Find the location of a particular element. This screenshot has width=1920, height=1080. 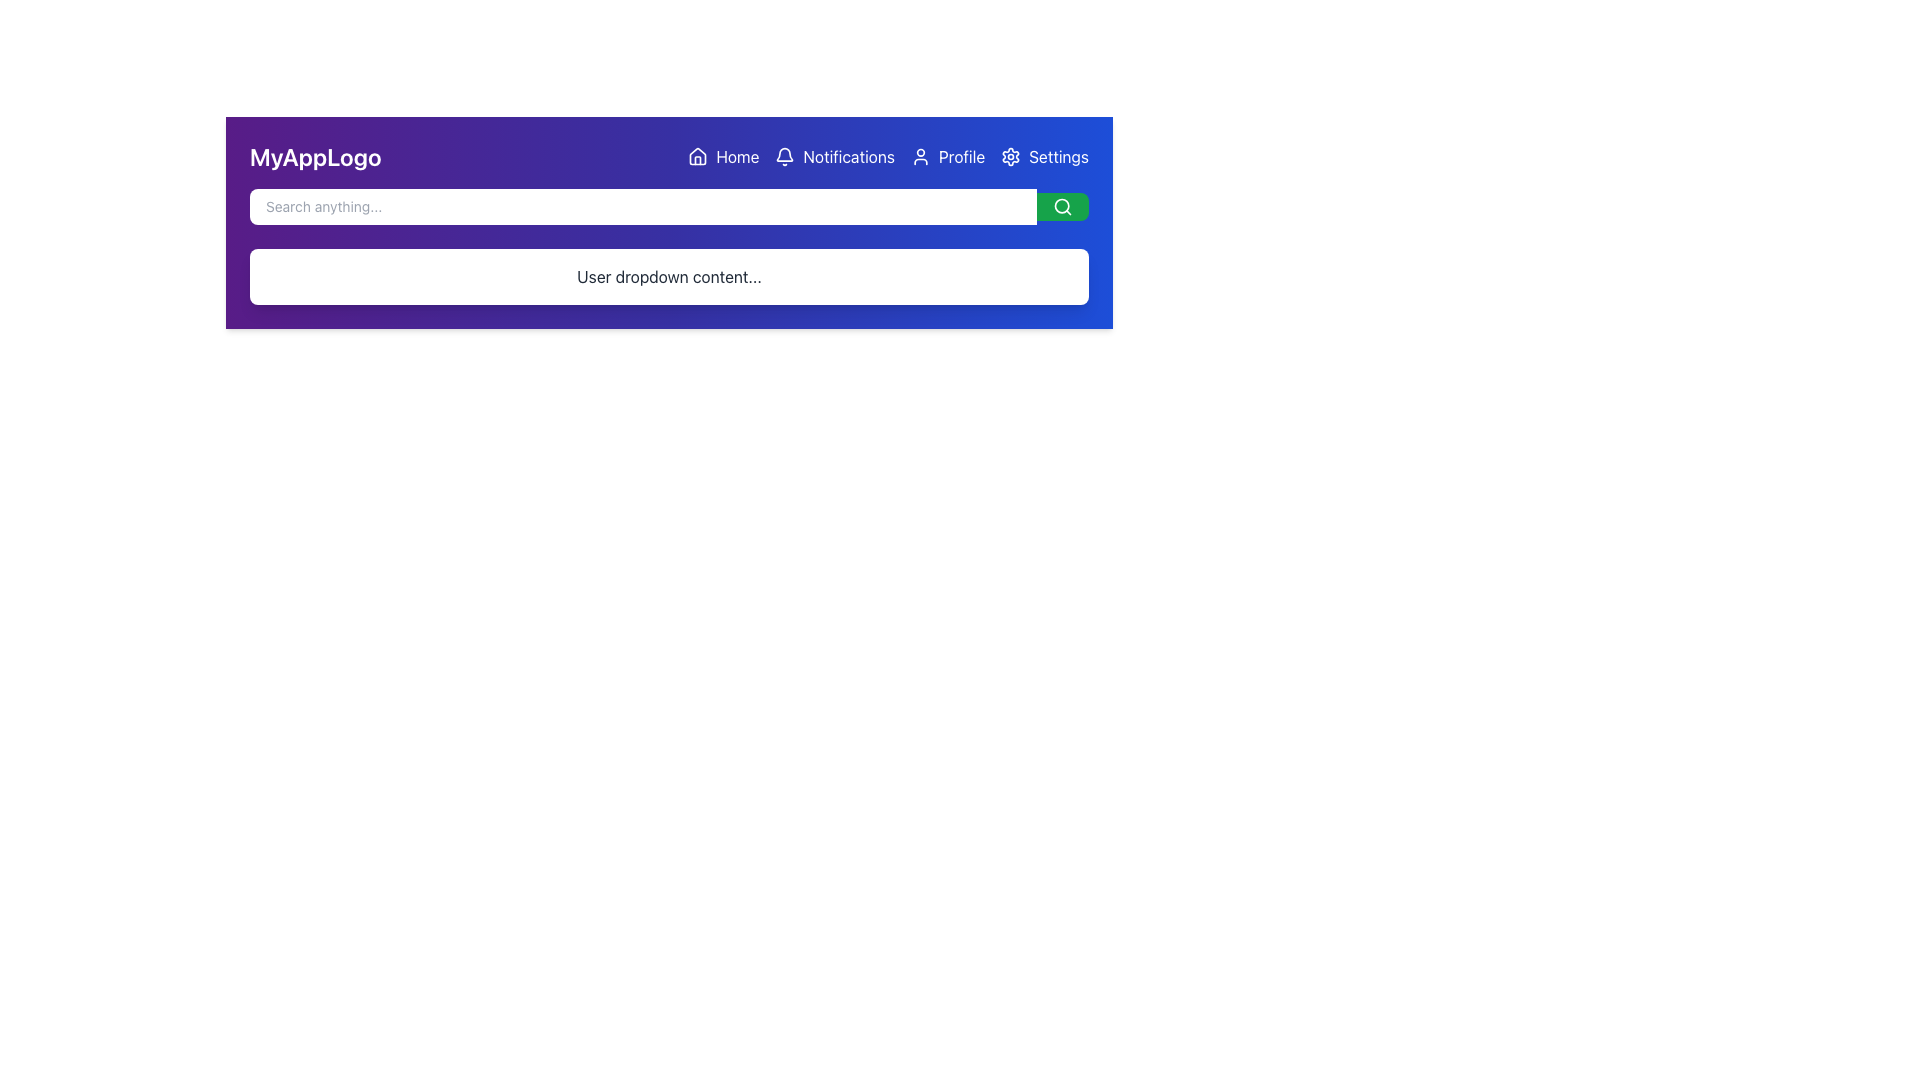

the user silhouette icon with a white outline on a blue background located in the navigation bar, positioned between the Notifications icon and the Settings icon is located at coordinates (919, 156).